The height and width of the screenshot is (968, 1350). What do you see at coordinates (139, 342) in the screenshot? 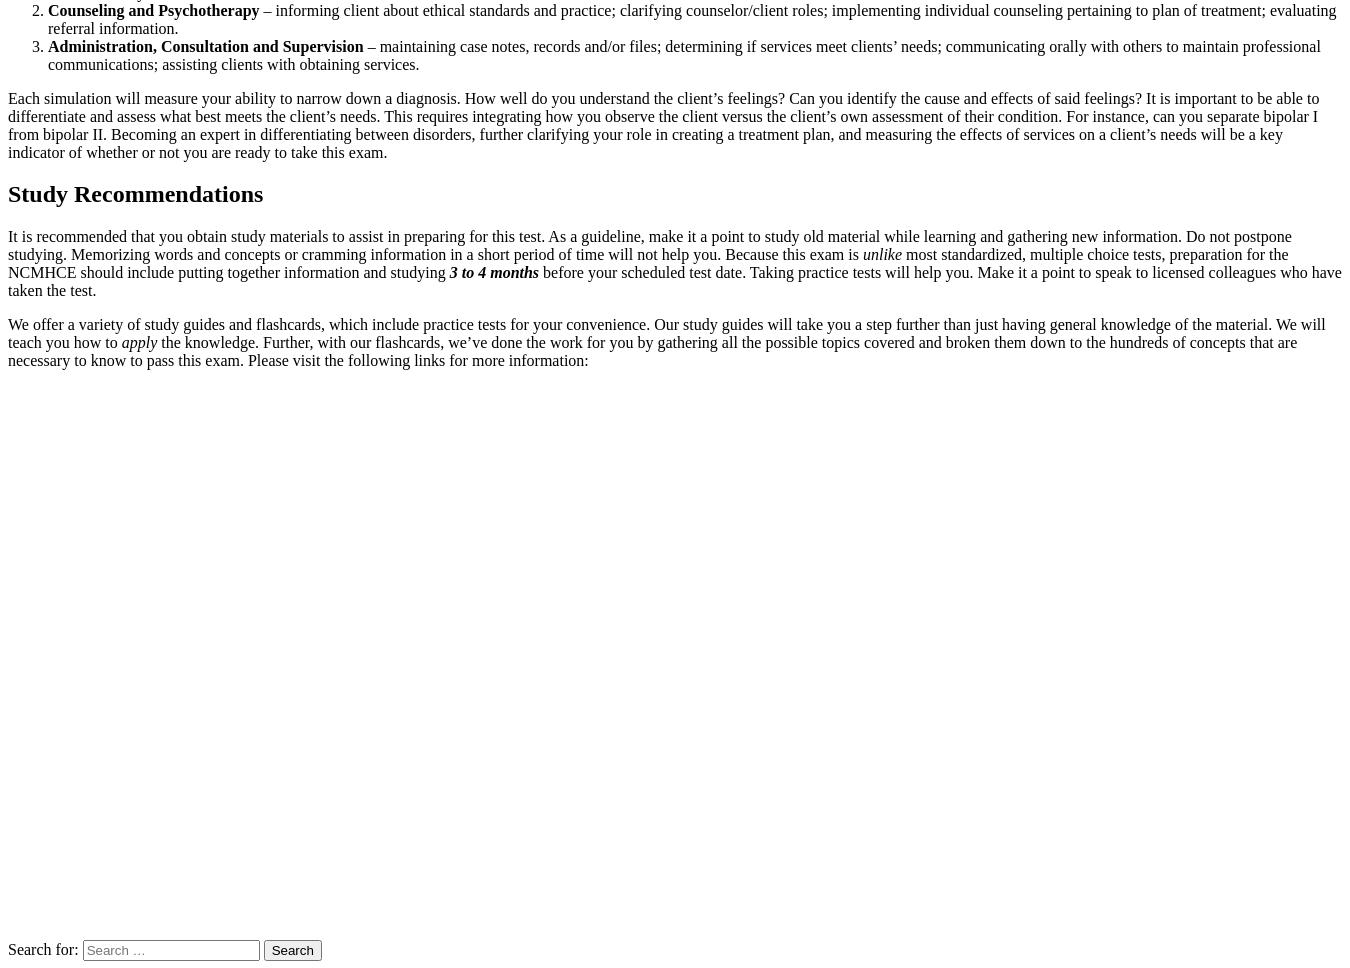
I see `'apply'` at bounding box center [139, 342].